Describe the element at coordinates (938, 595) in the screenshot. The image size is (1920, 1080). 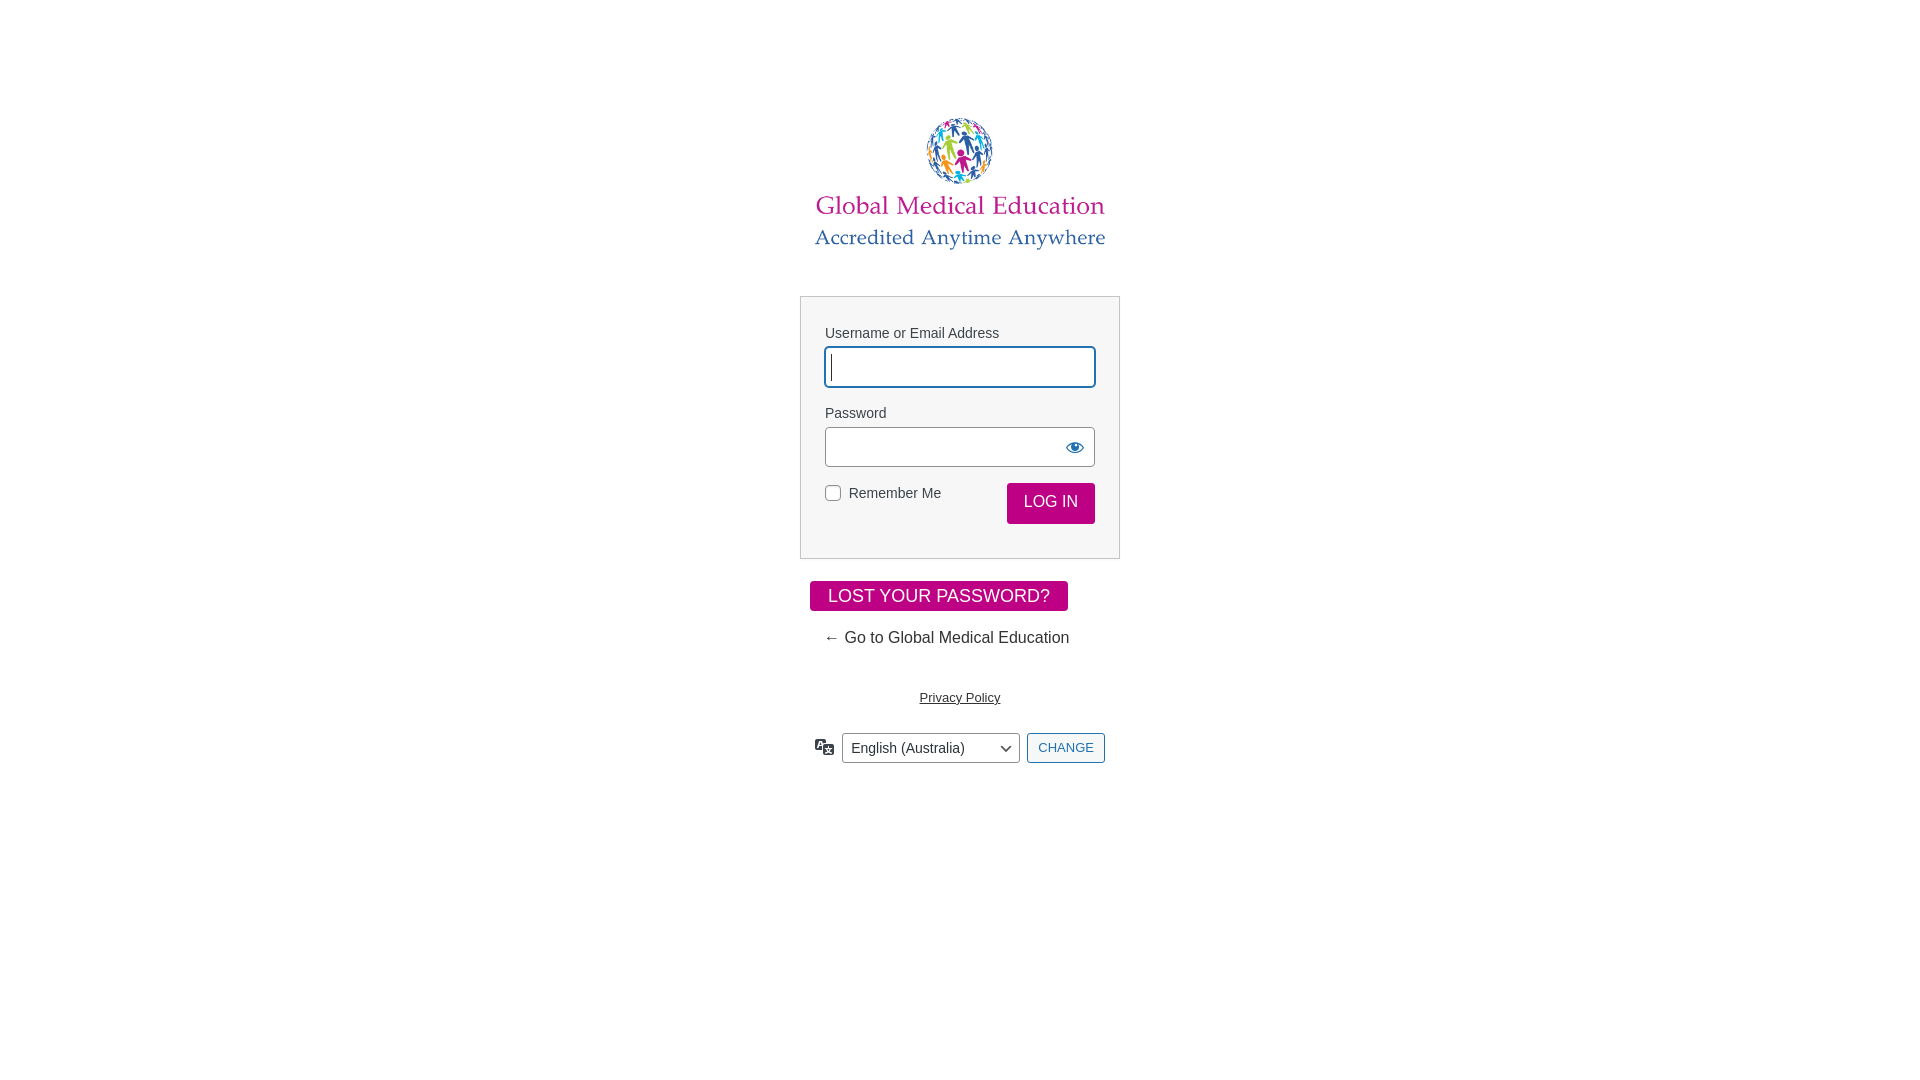
I see `'LOST YOUR PASSWORD?'` at that location.